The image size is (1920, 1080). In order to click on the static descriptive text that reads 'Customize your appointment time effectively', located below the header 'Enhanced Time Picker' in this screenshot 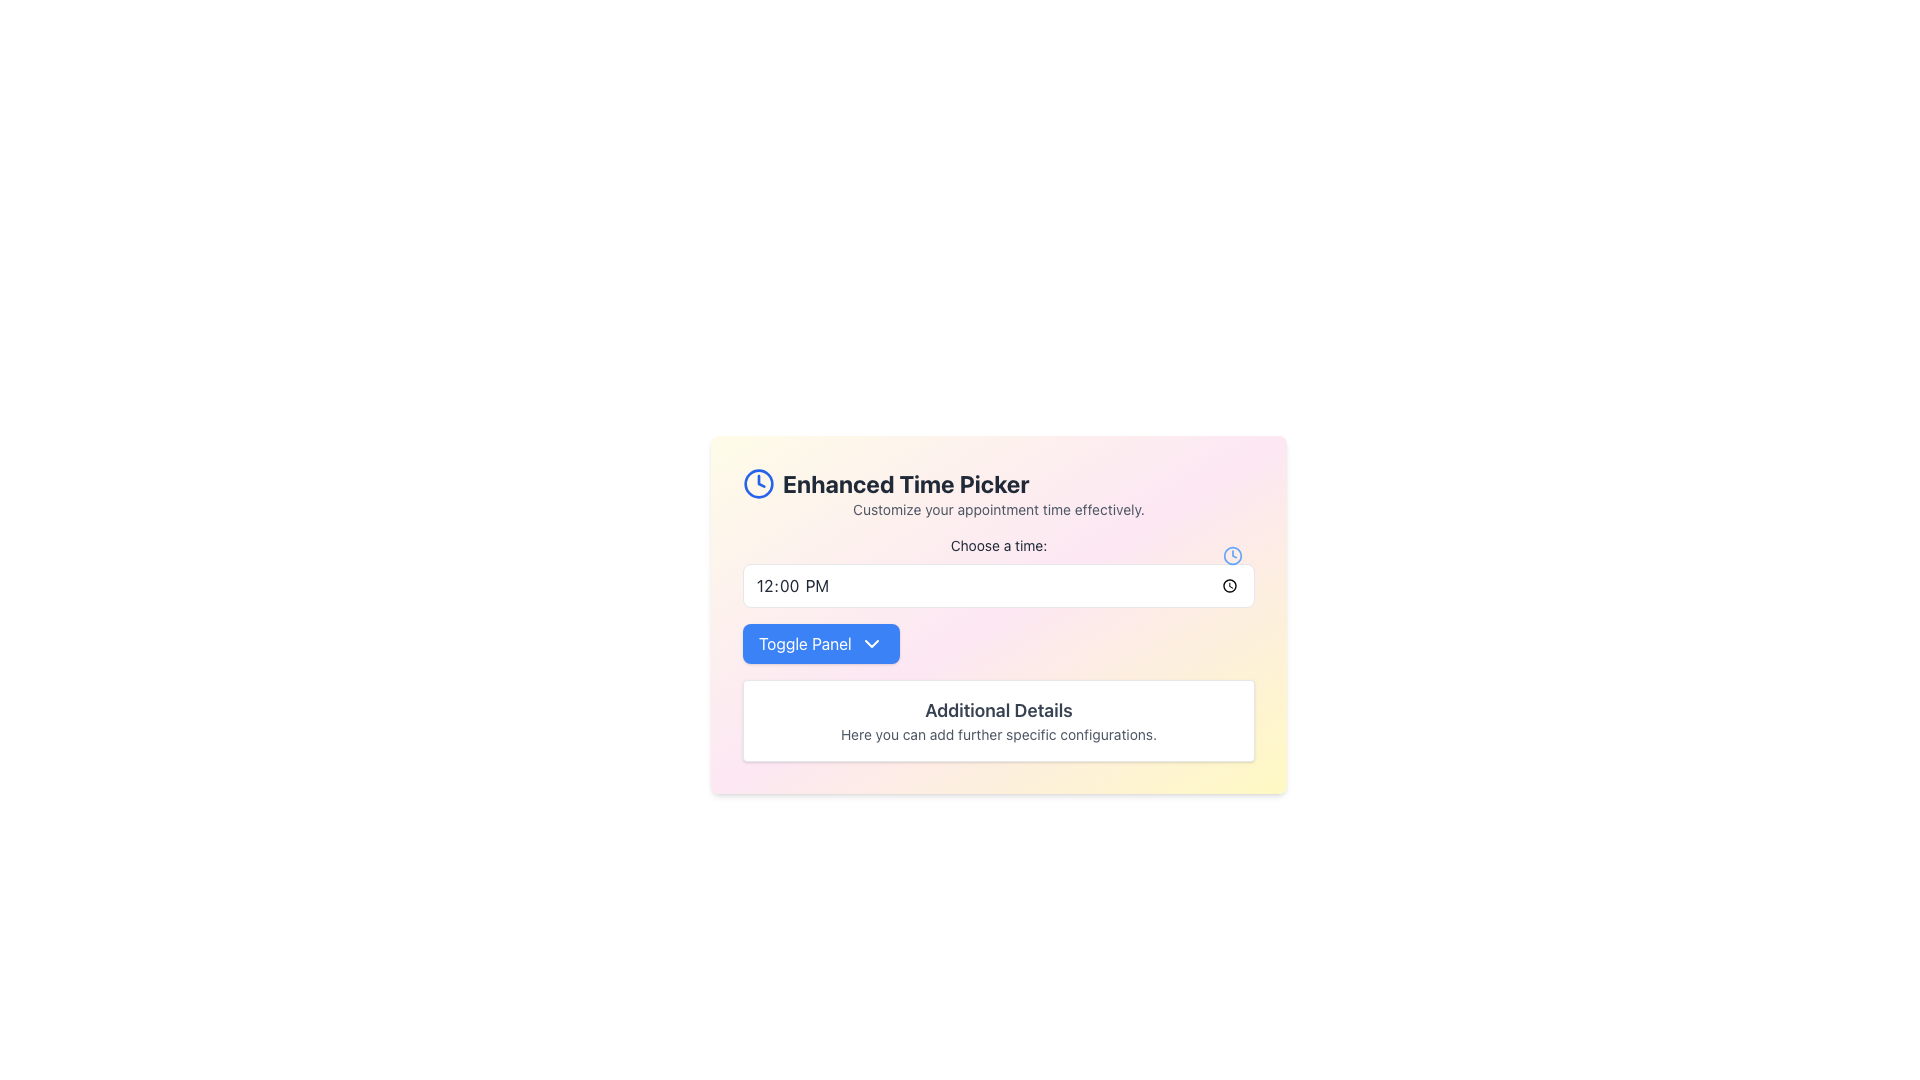, I will do `click(998, 508)`.